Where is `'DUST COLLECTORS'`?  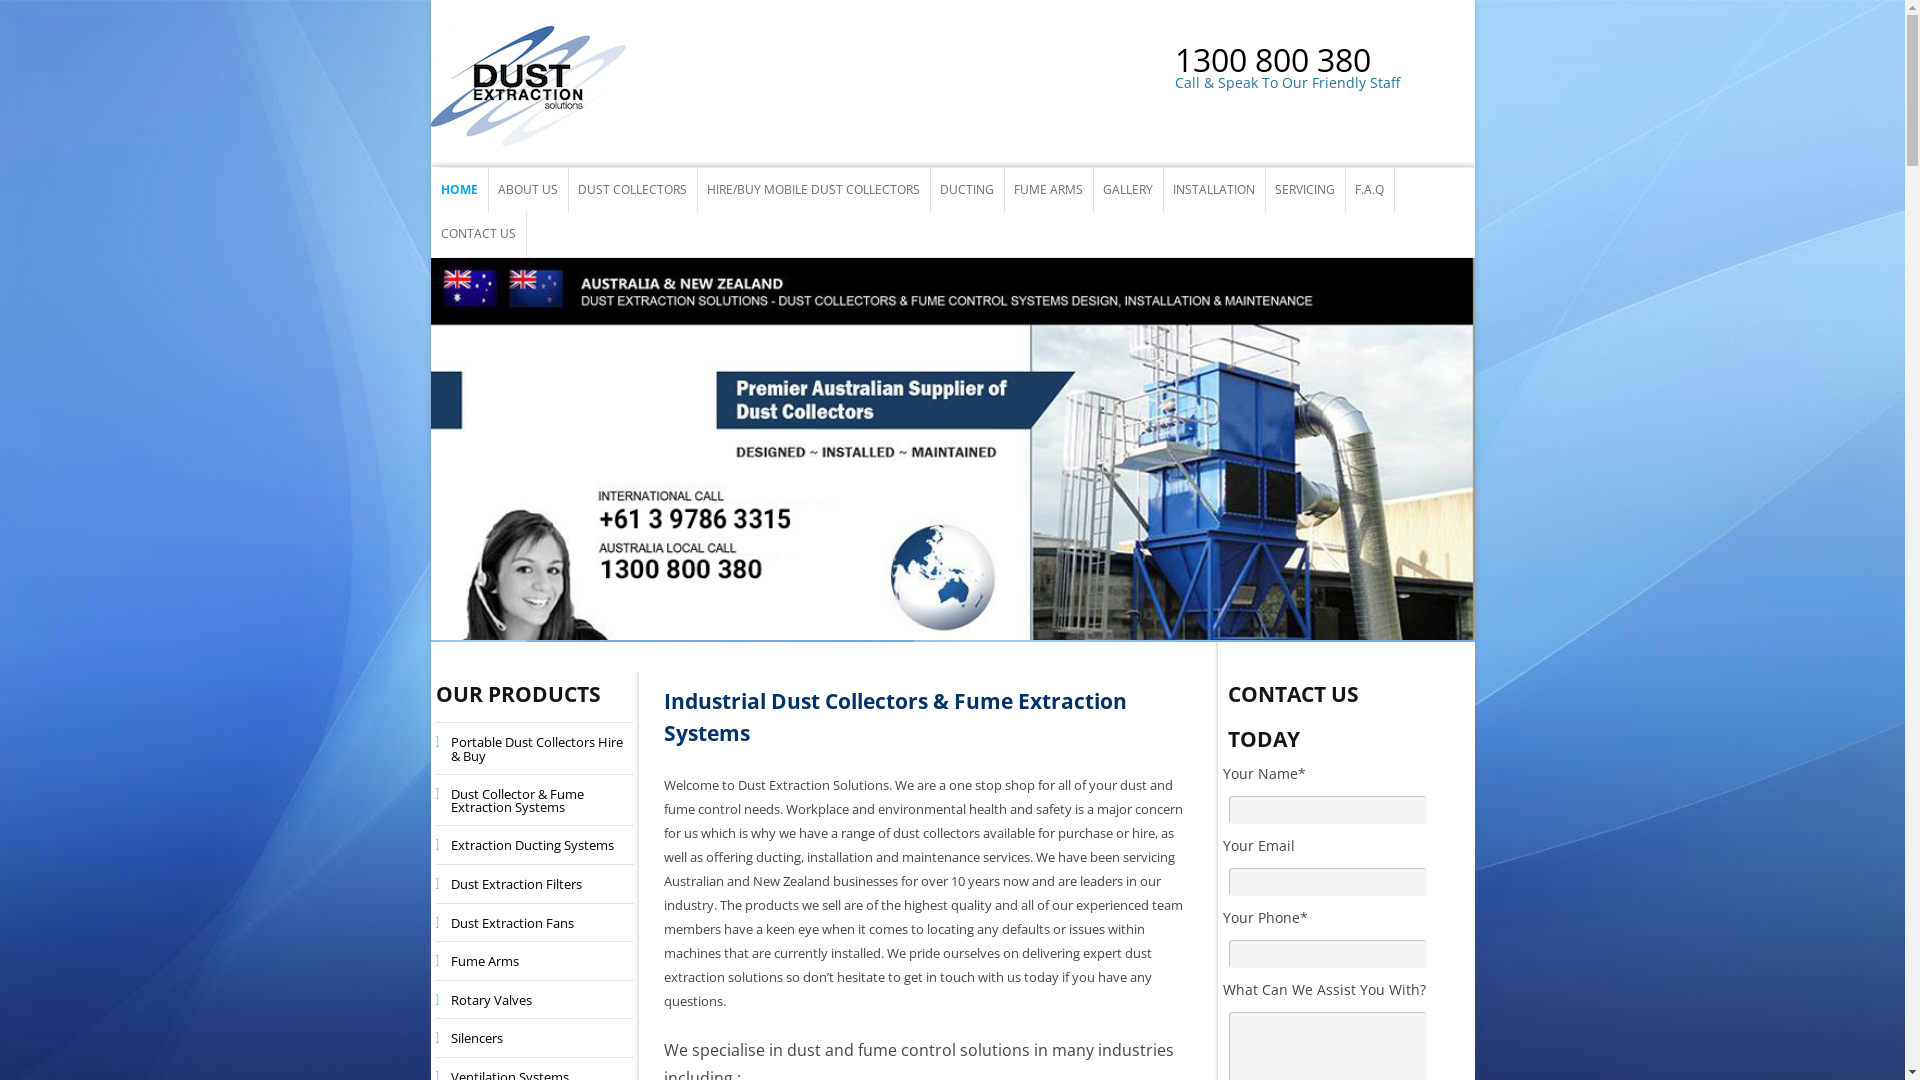
'DUST COLLECTORS' is located at coordinates (631, 189).